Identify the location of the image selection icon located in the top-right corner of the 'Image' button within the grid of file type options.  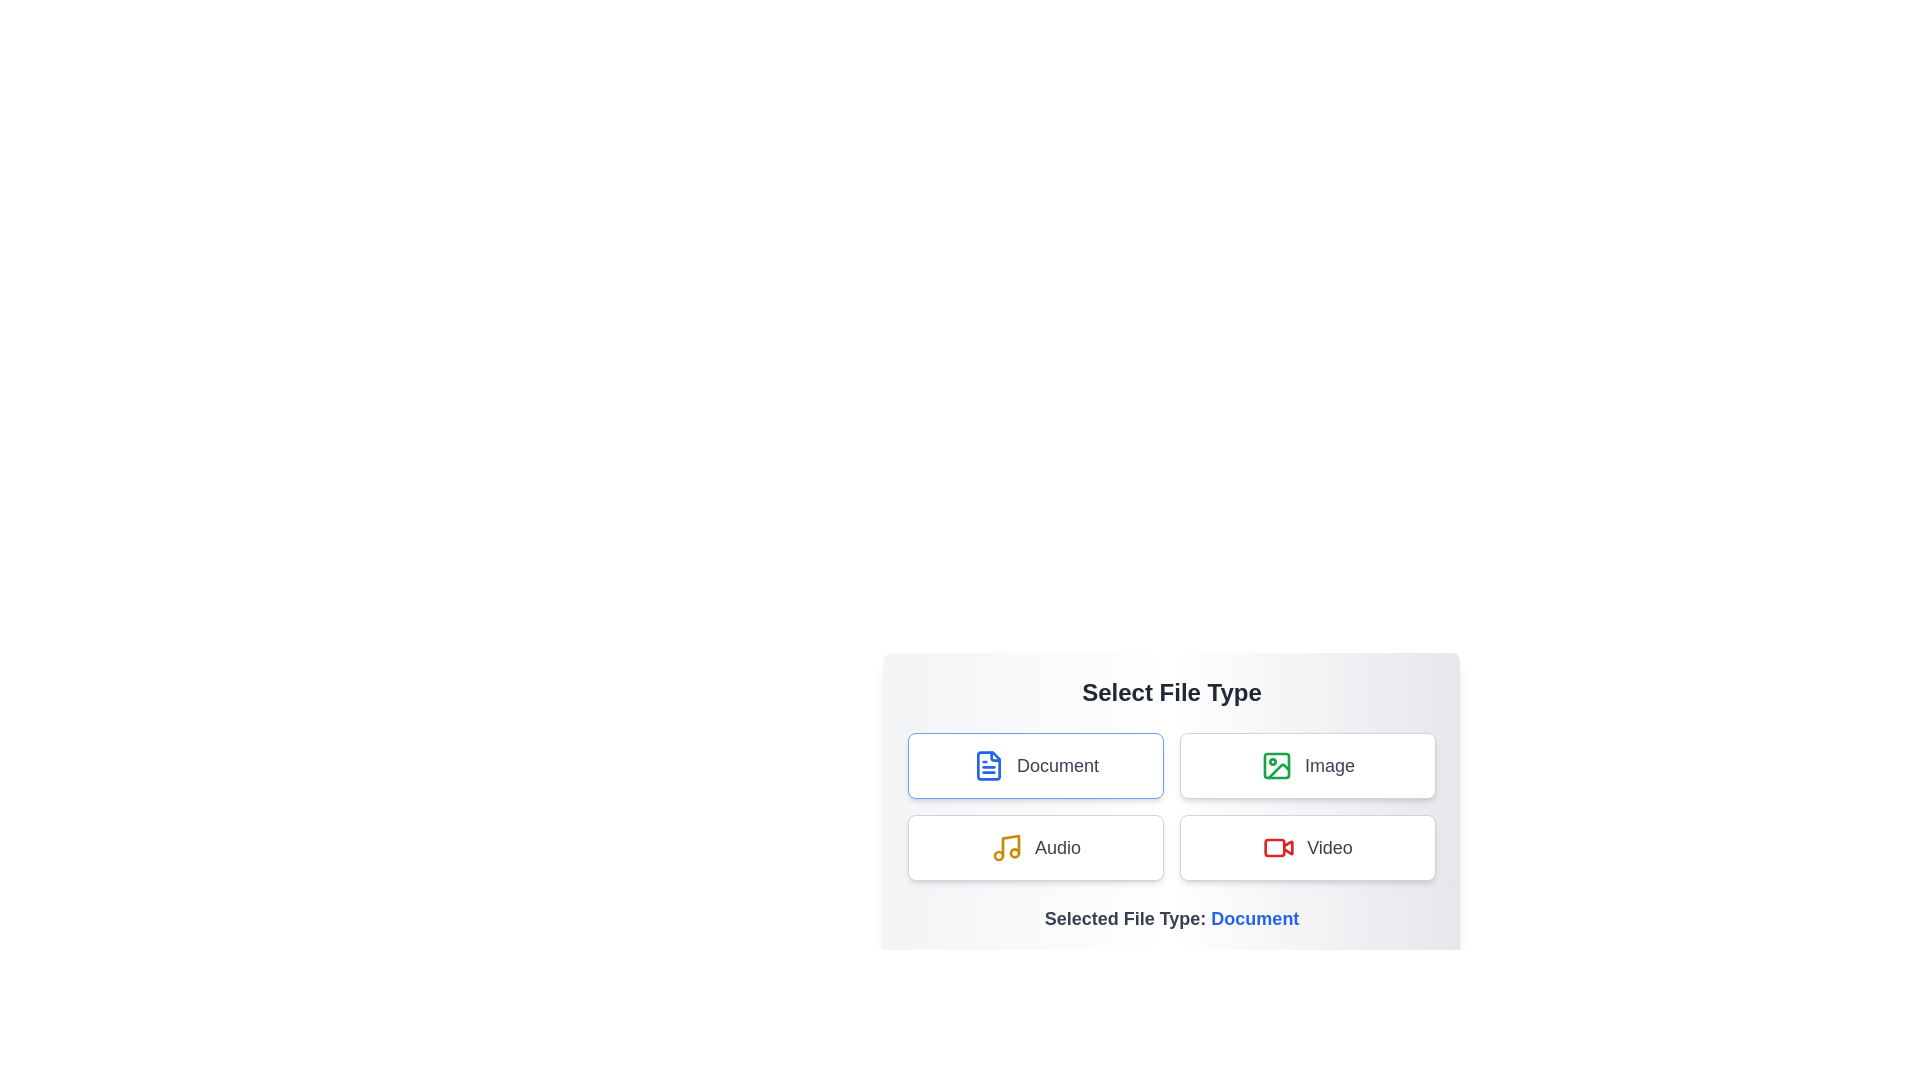
(1275, 765).